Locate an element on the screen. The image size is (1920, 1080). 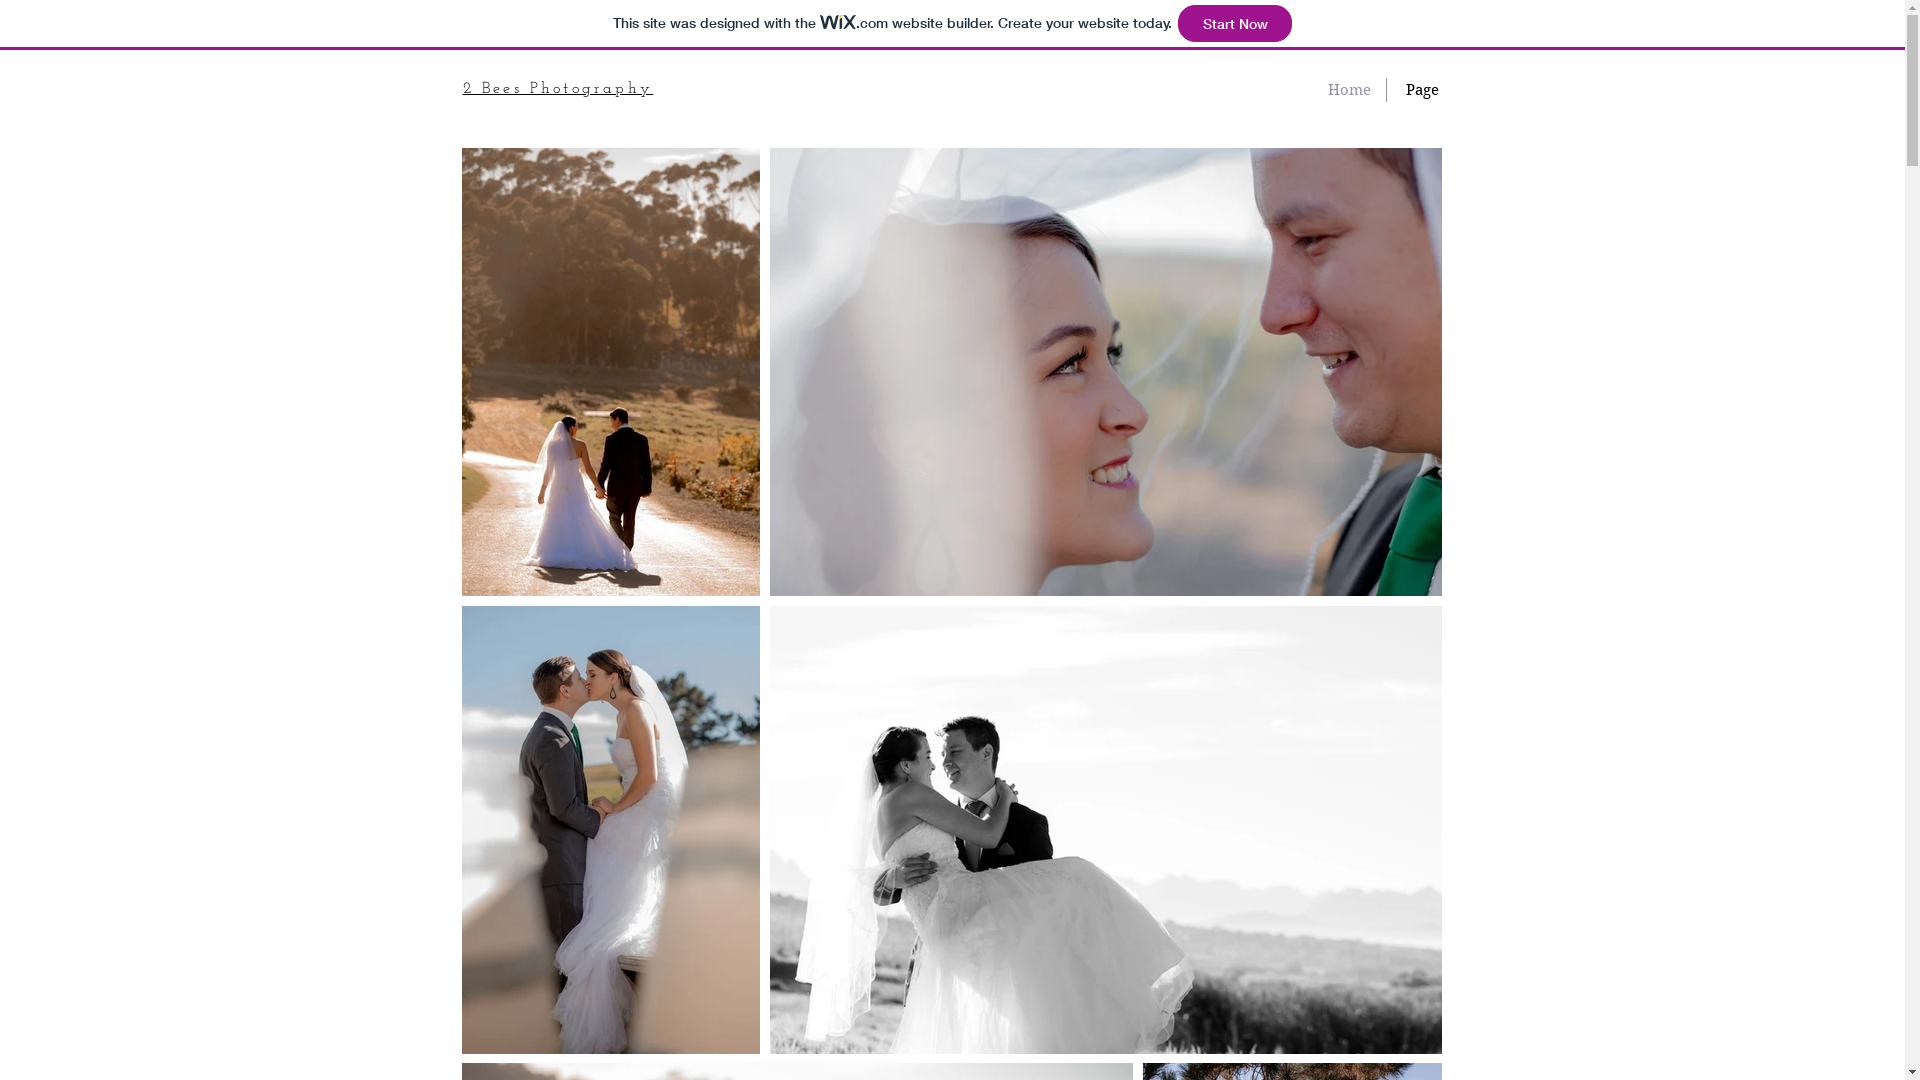
'Page' is located at coordinates (1420, 88).